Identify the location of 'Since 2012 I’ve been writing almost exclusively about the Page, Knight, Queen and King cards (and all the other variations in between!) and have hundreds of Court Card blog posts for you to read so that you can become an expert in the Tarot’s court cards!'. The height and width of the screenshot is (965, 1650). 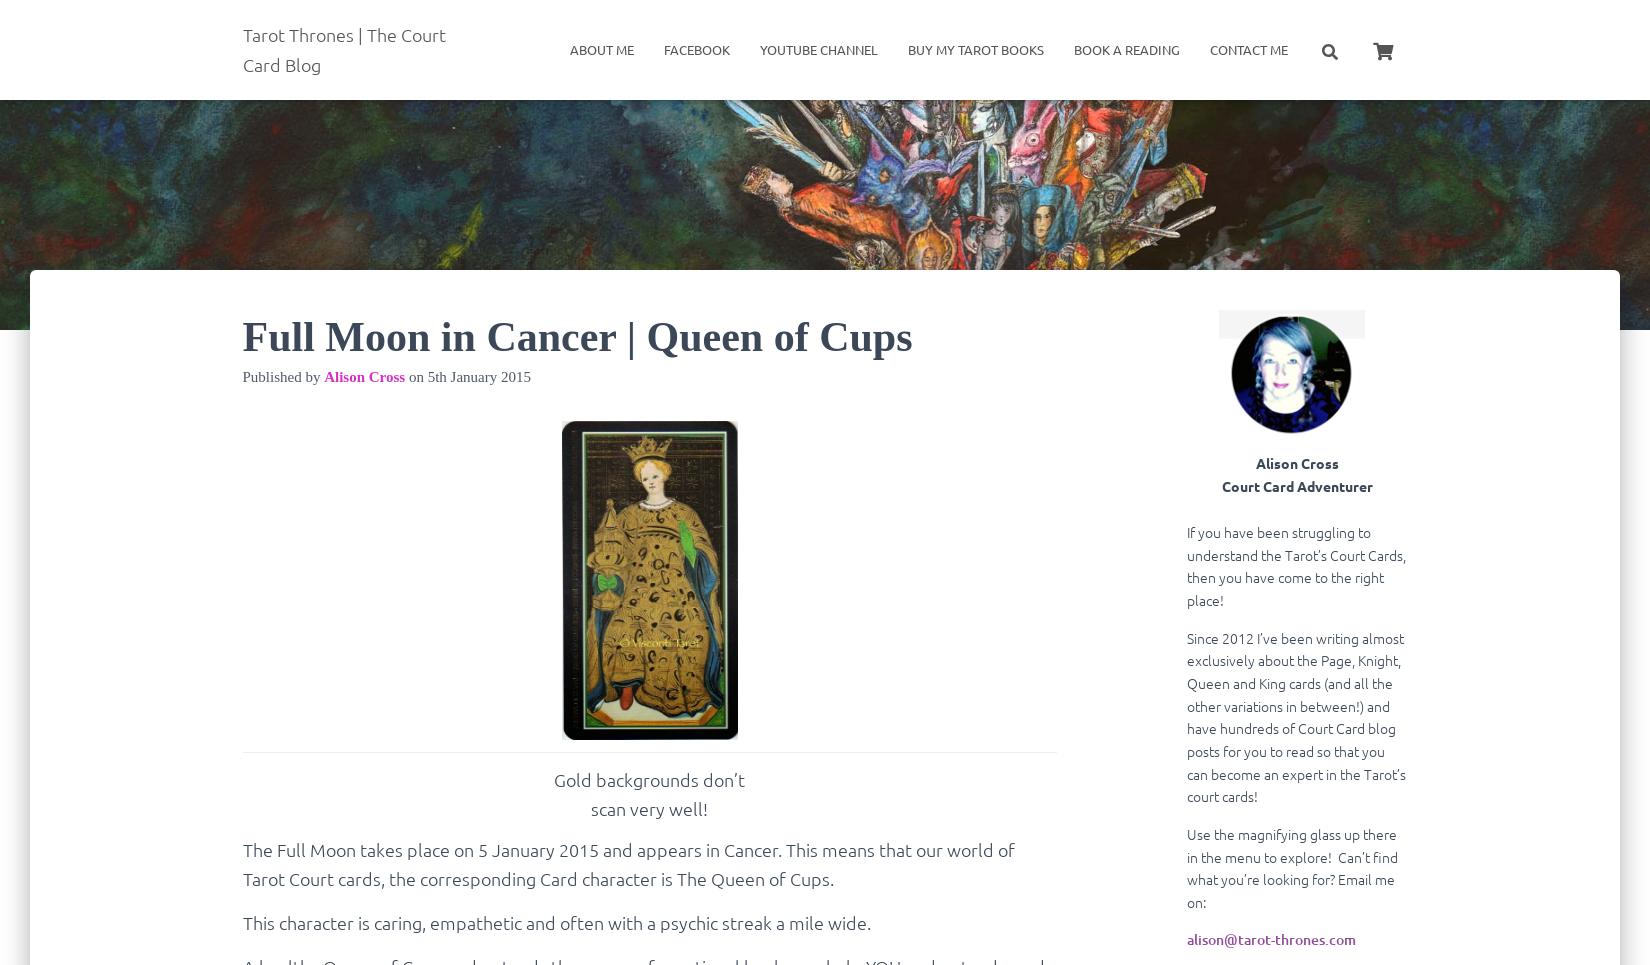
(1294, 716).